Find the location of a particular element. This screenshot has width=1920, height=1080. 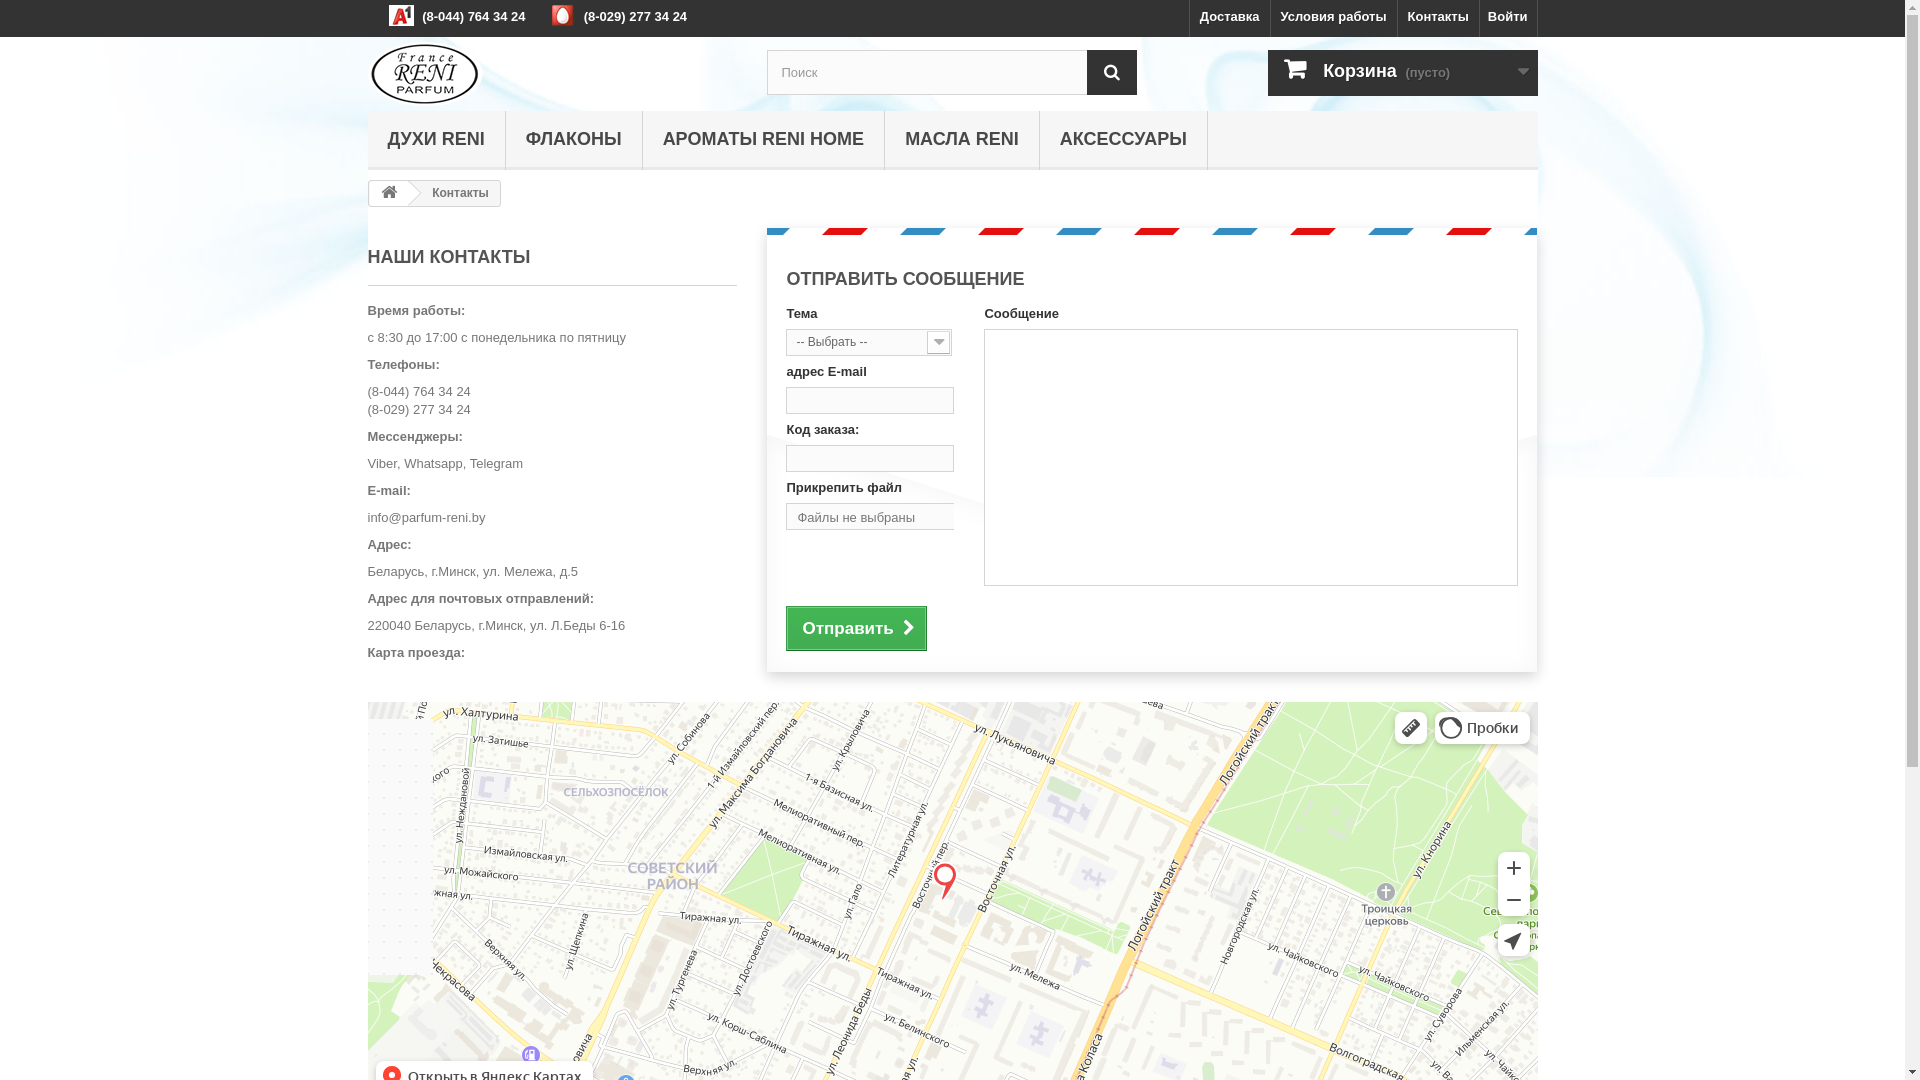

'Viber' is located at coordinates (368, 463).